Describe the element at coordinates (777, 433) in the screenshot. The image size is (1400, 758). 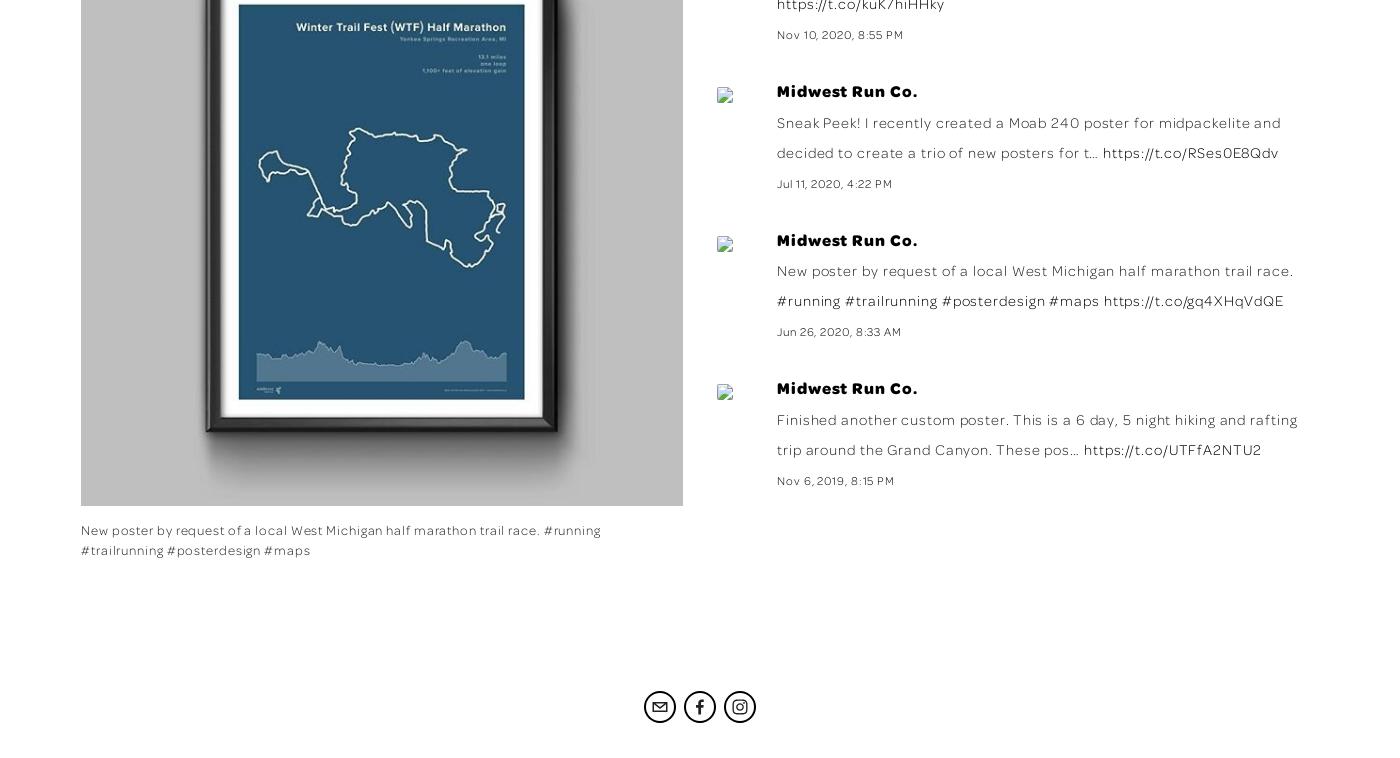
I see `'Finished another custom poster. This is a 6 day, 5 night hiking and rafting trip around the Grand Canyon. These pos…'` at that location.